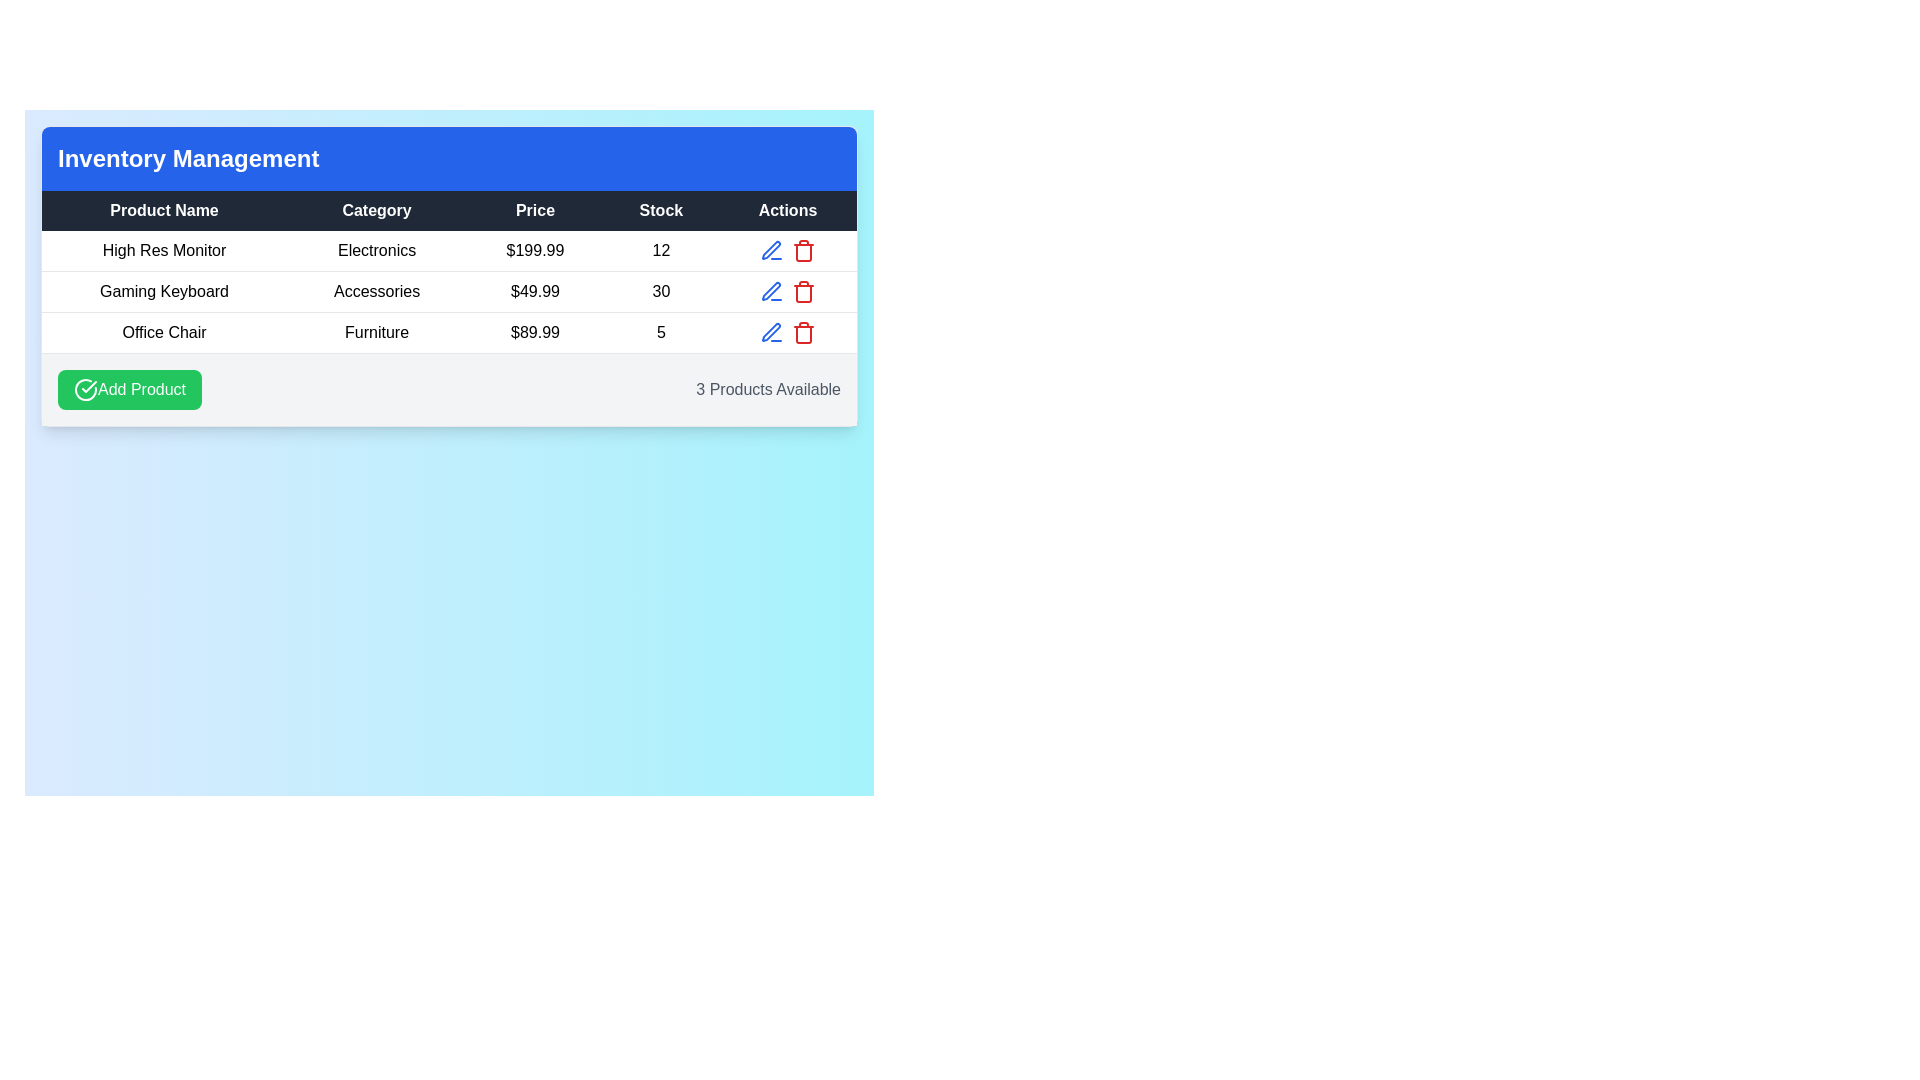 This screenshot has width=1920, height=1080. I want to click on the Text Label indicating the category assignment ('Furniture') for the 'Office Chair' product in the inventory management table, so click(377, 331).